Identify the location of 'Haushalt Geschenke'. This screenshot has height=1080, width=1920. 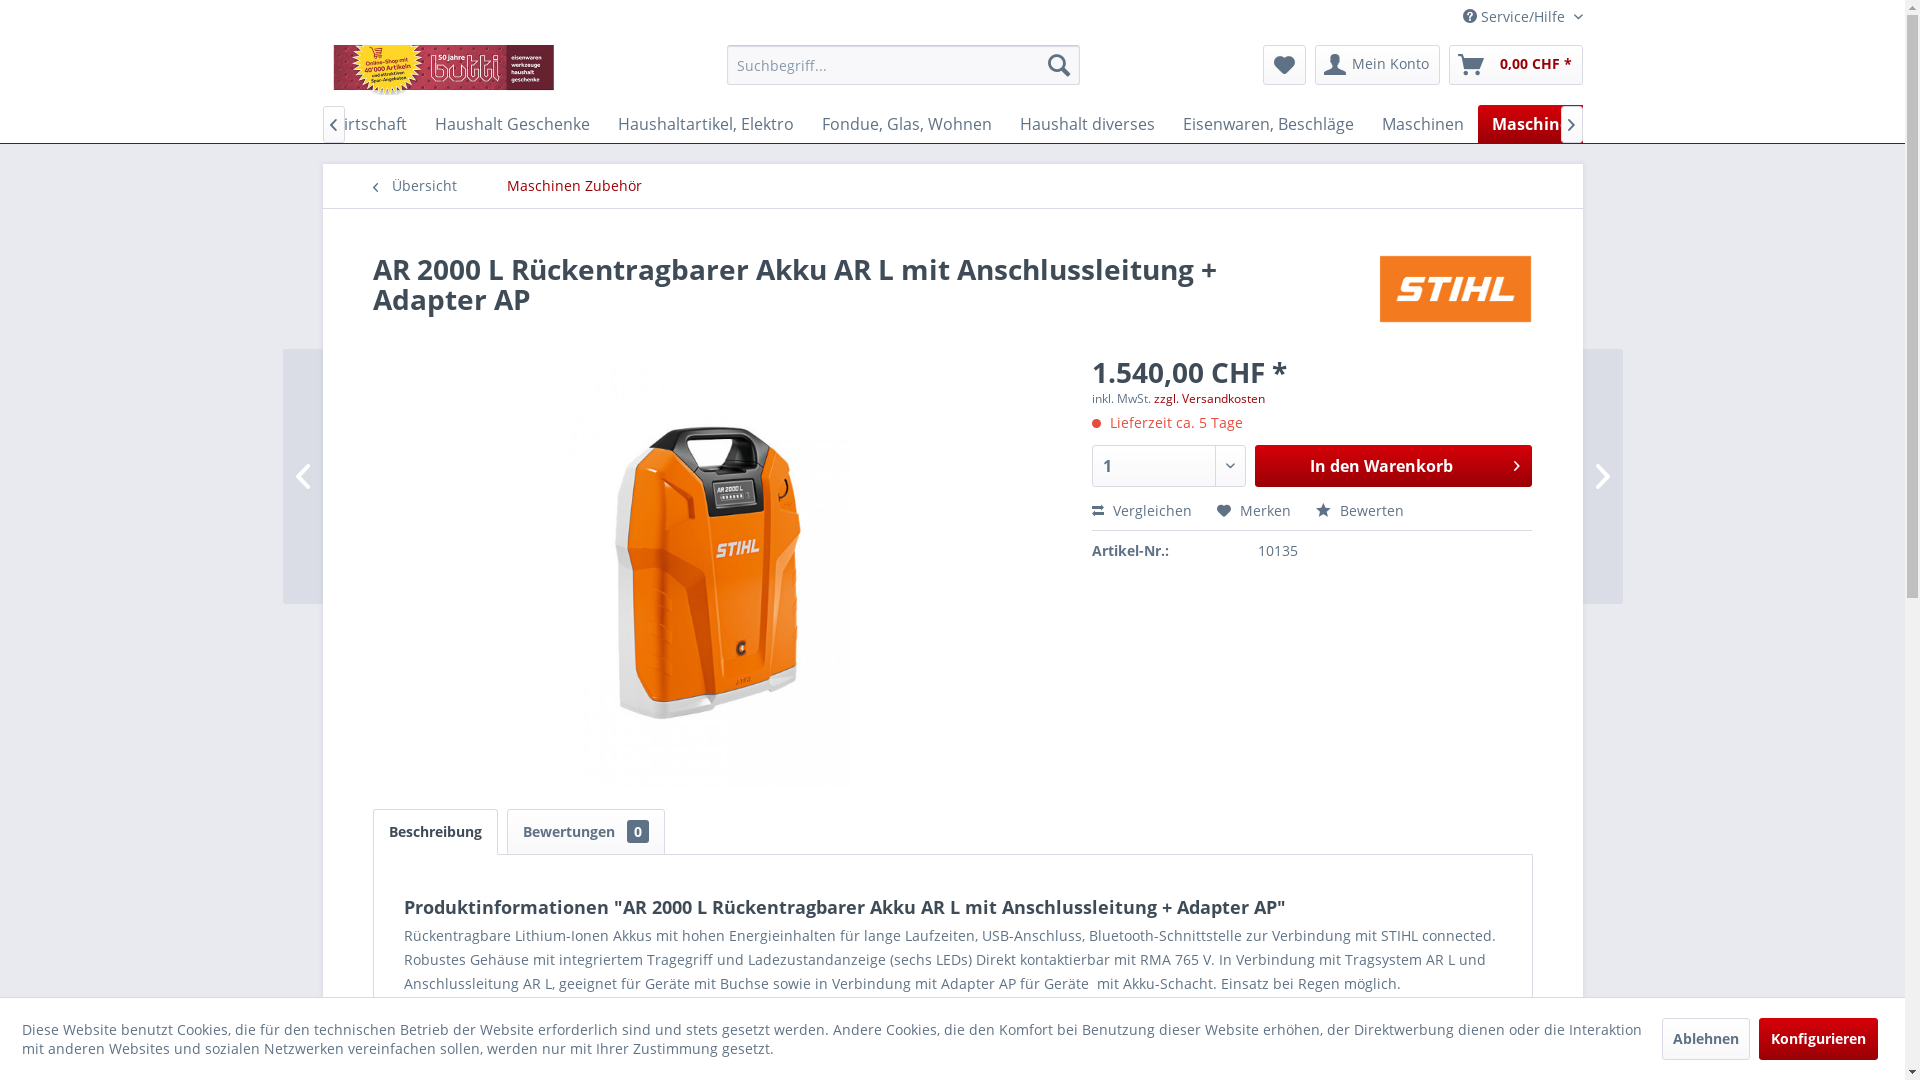
(511, 123).